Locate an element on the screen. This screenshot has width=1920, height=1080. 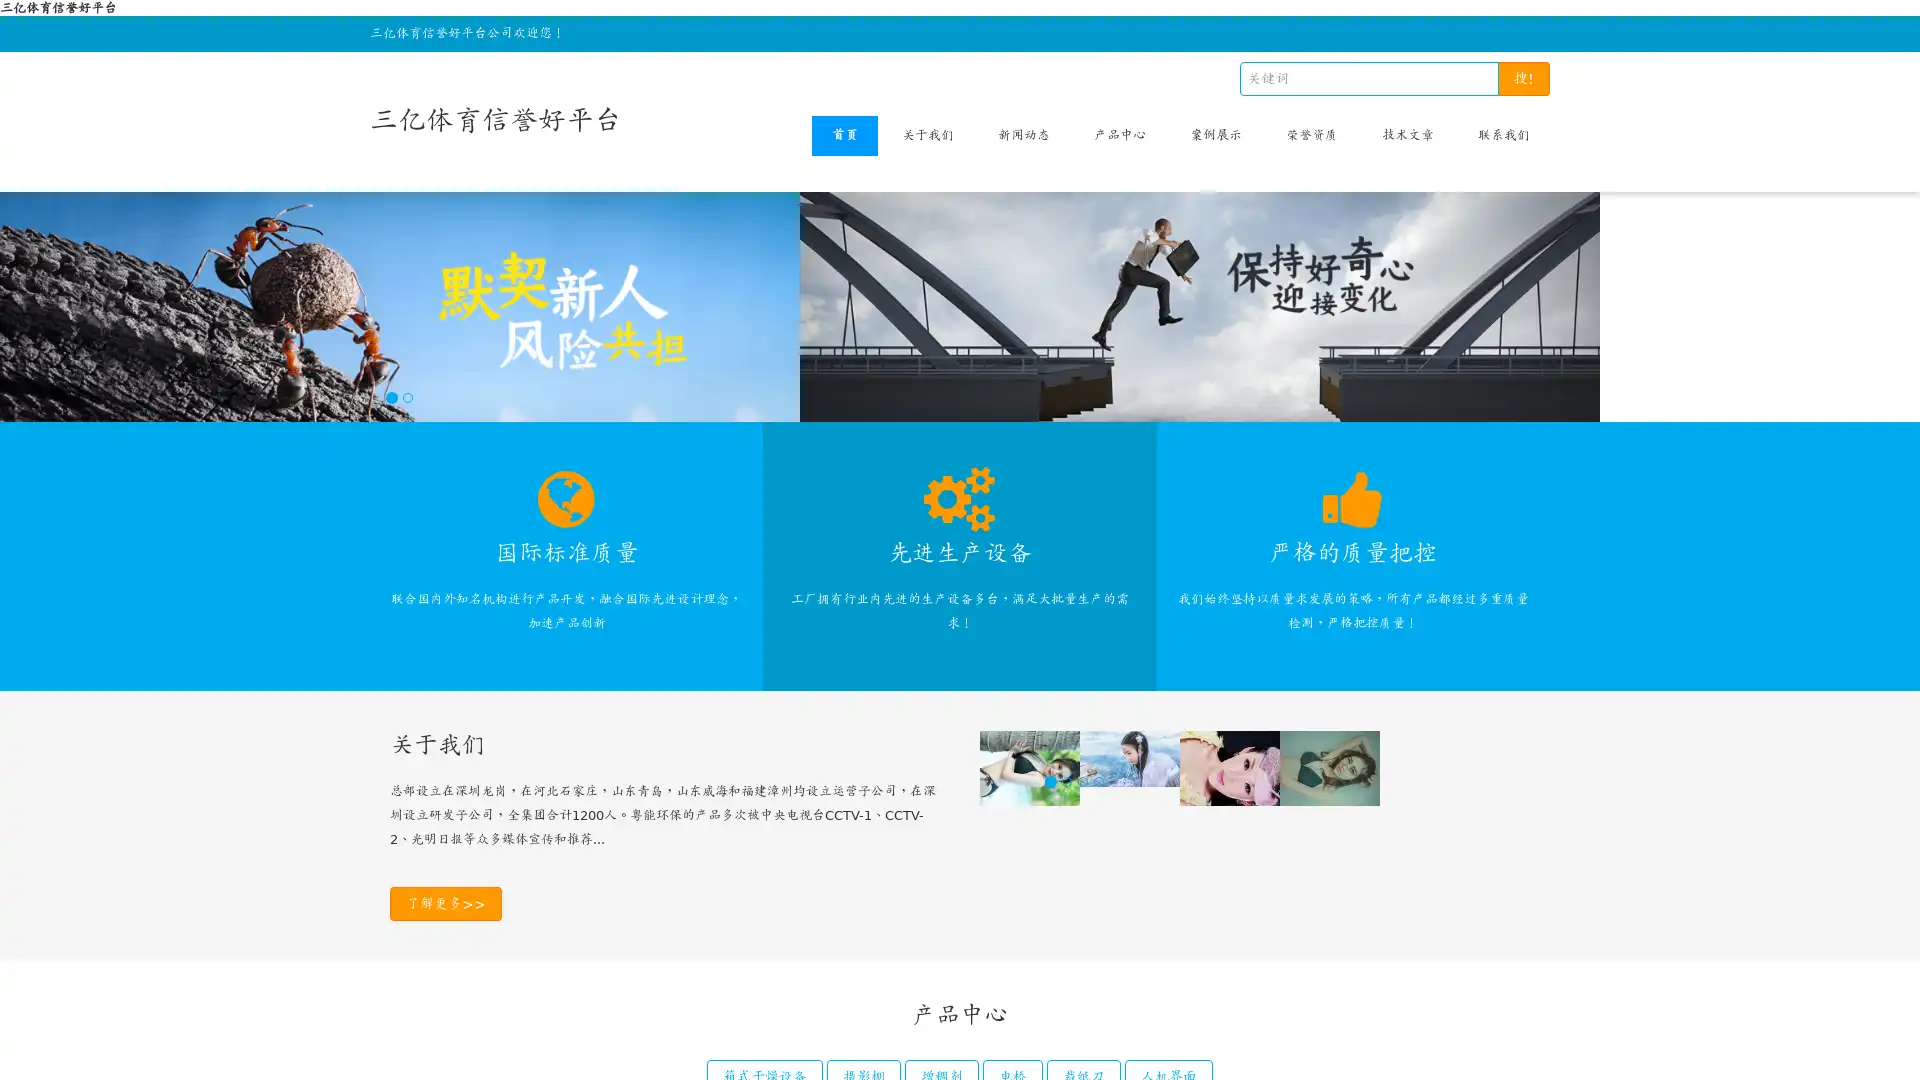
! is located at coordinates (1523, 77).